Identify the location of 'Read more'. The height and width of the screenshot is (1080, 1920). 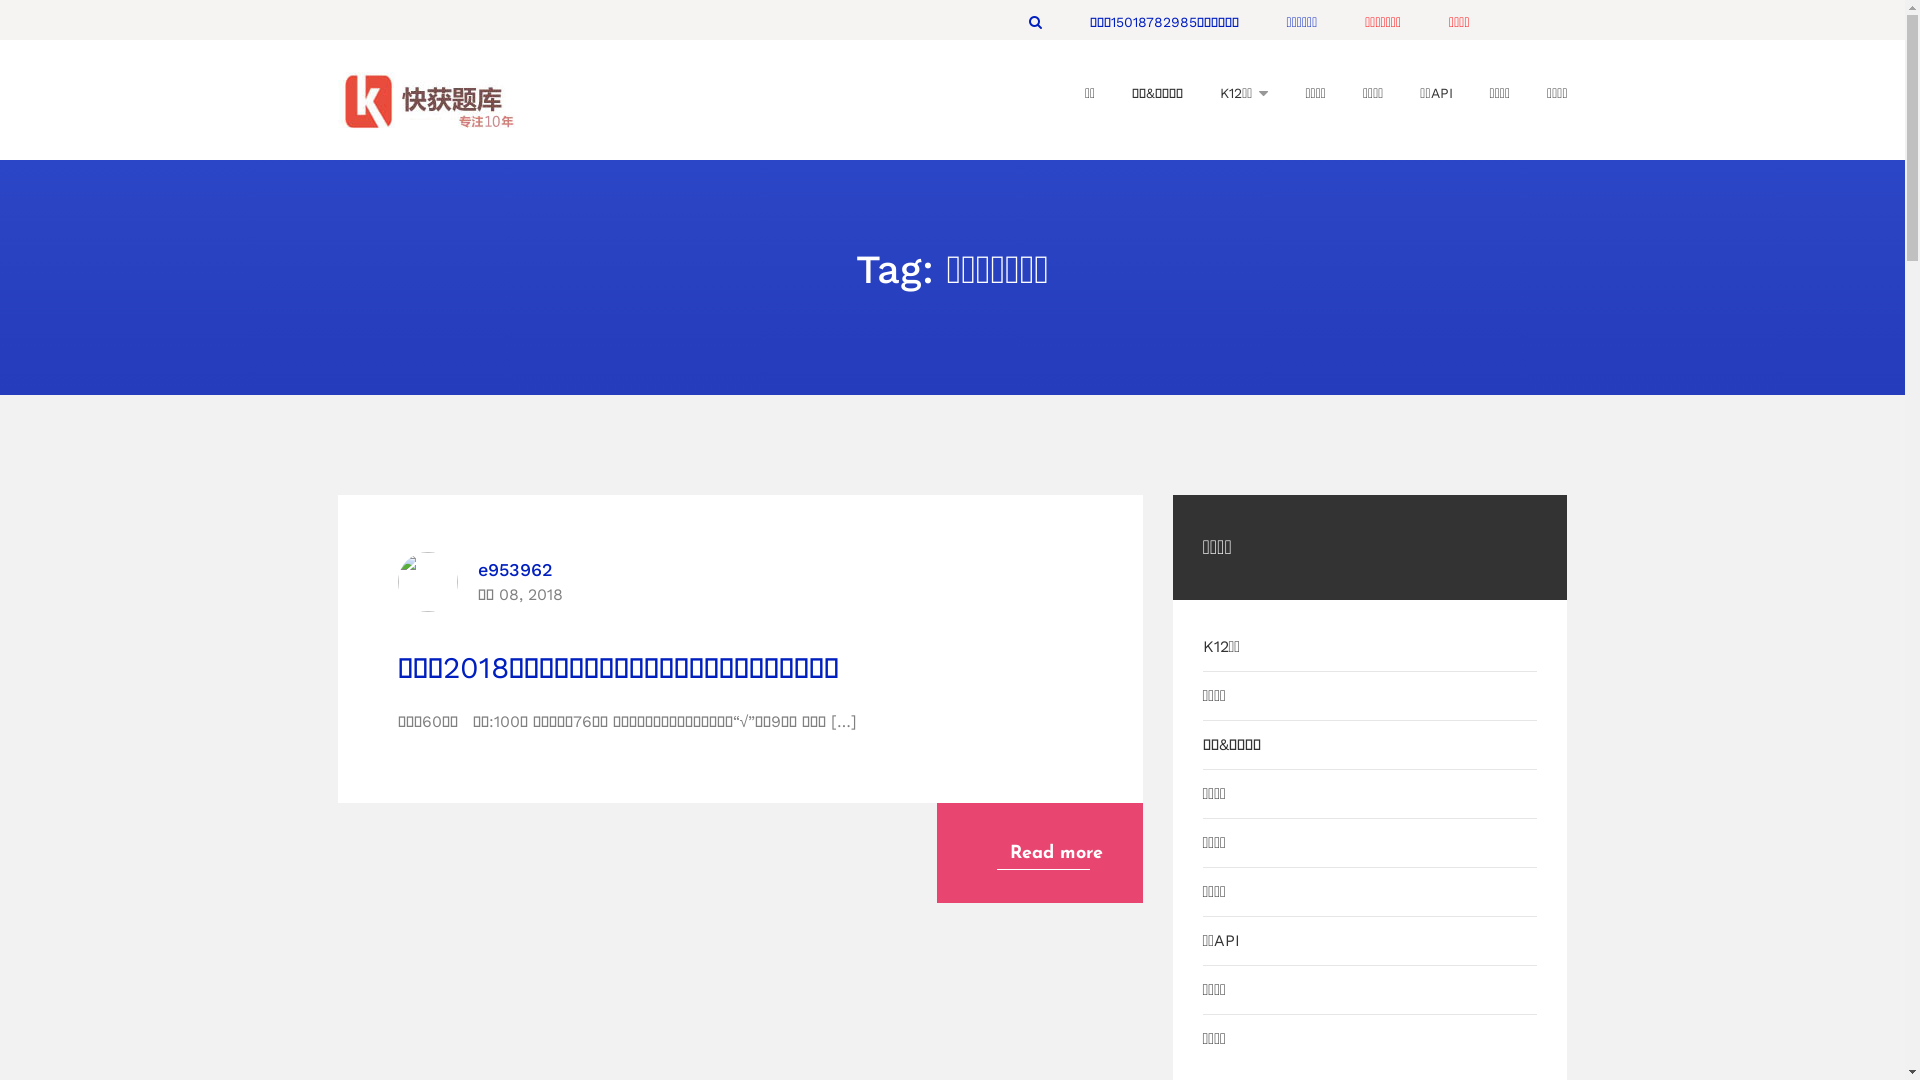
(1038, 852).